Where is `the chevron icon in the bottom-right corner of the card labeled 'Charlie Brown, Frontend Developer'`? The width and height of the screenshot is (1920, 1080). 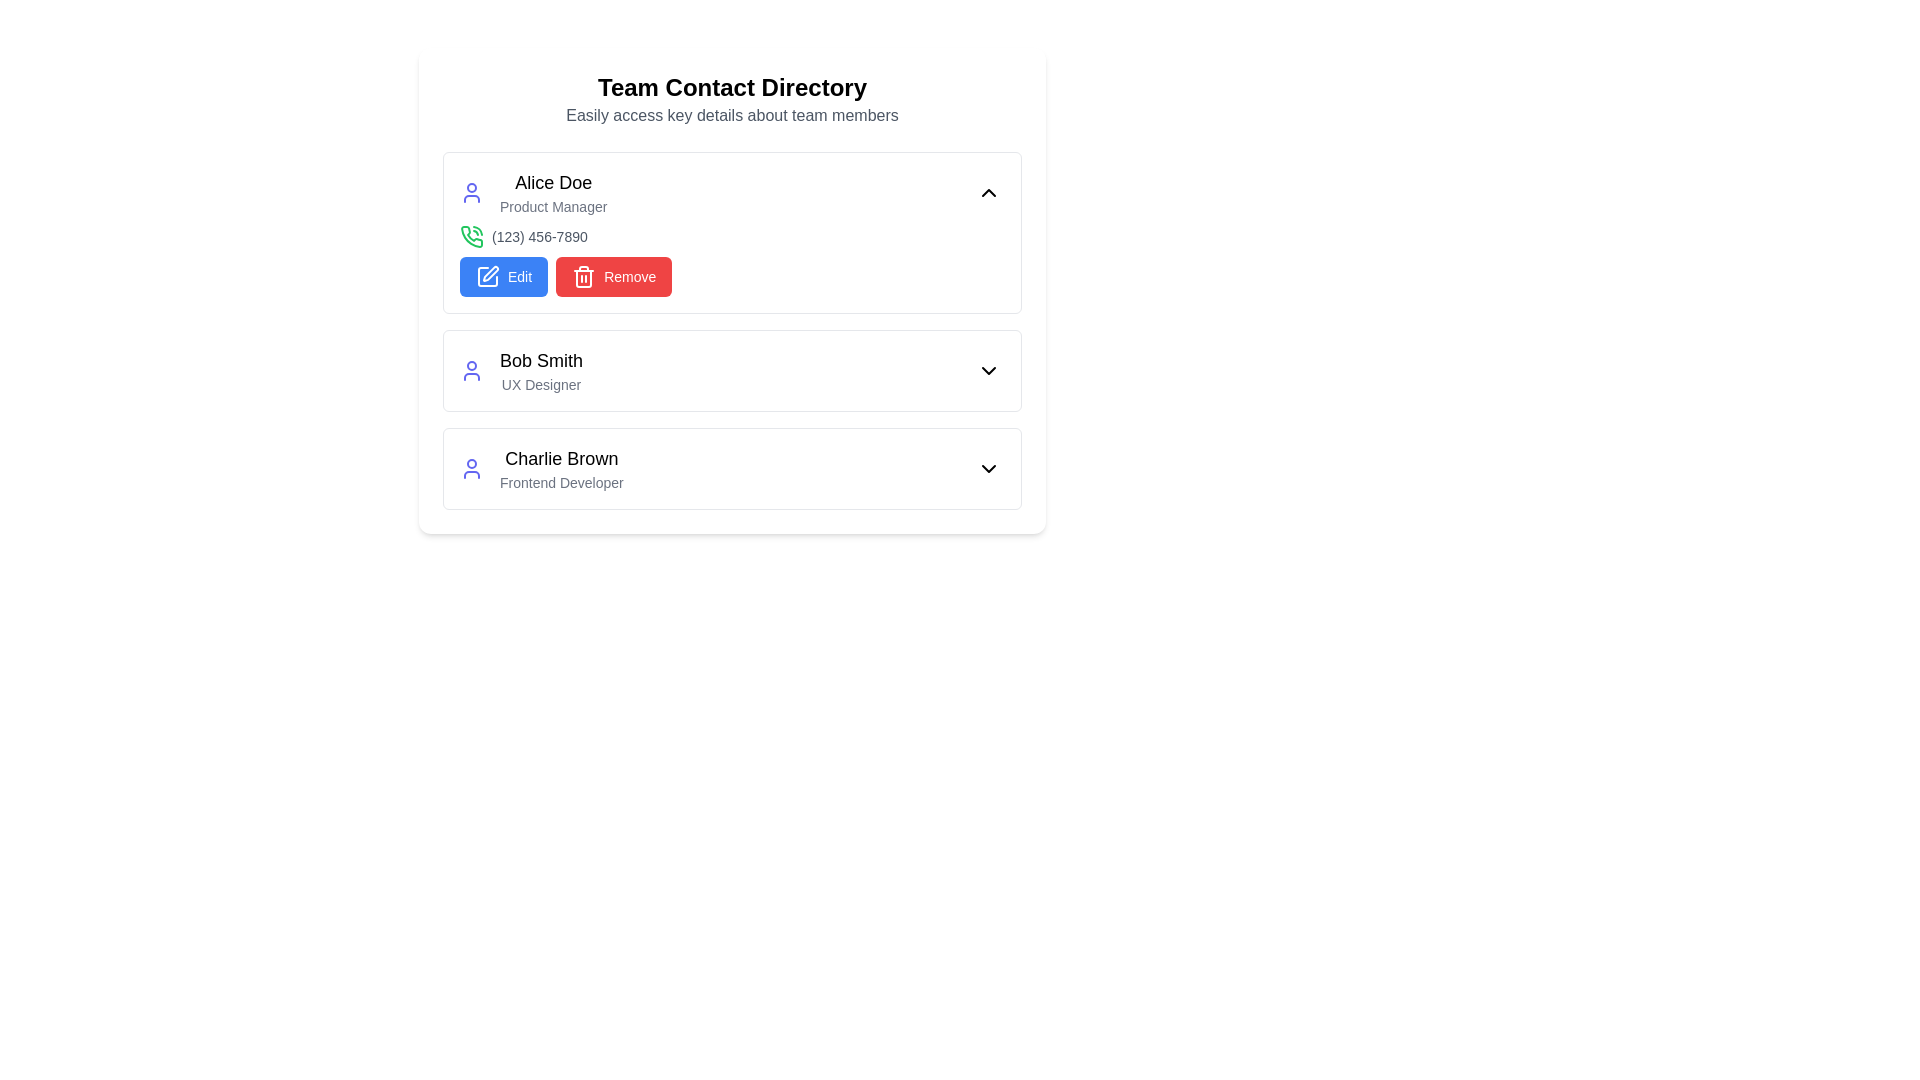
the chevron icon in the bottom-right corner of the card labeled 'Charlie Brown, Frontend Developer' is located at coordinates (988, 469).